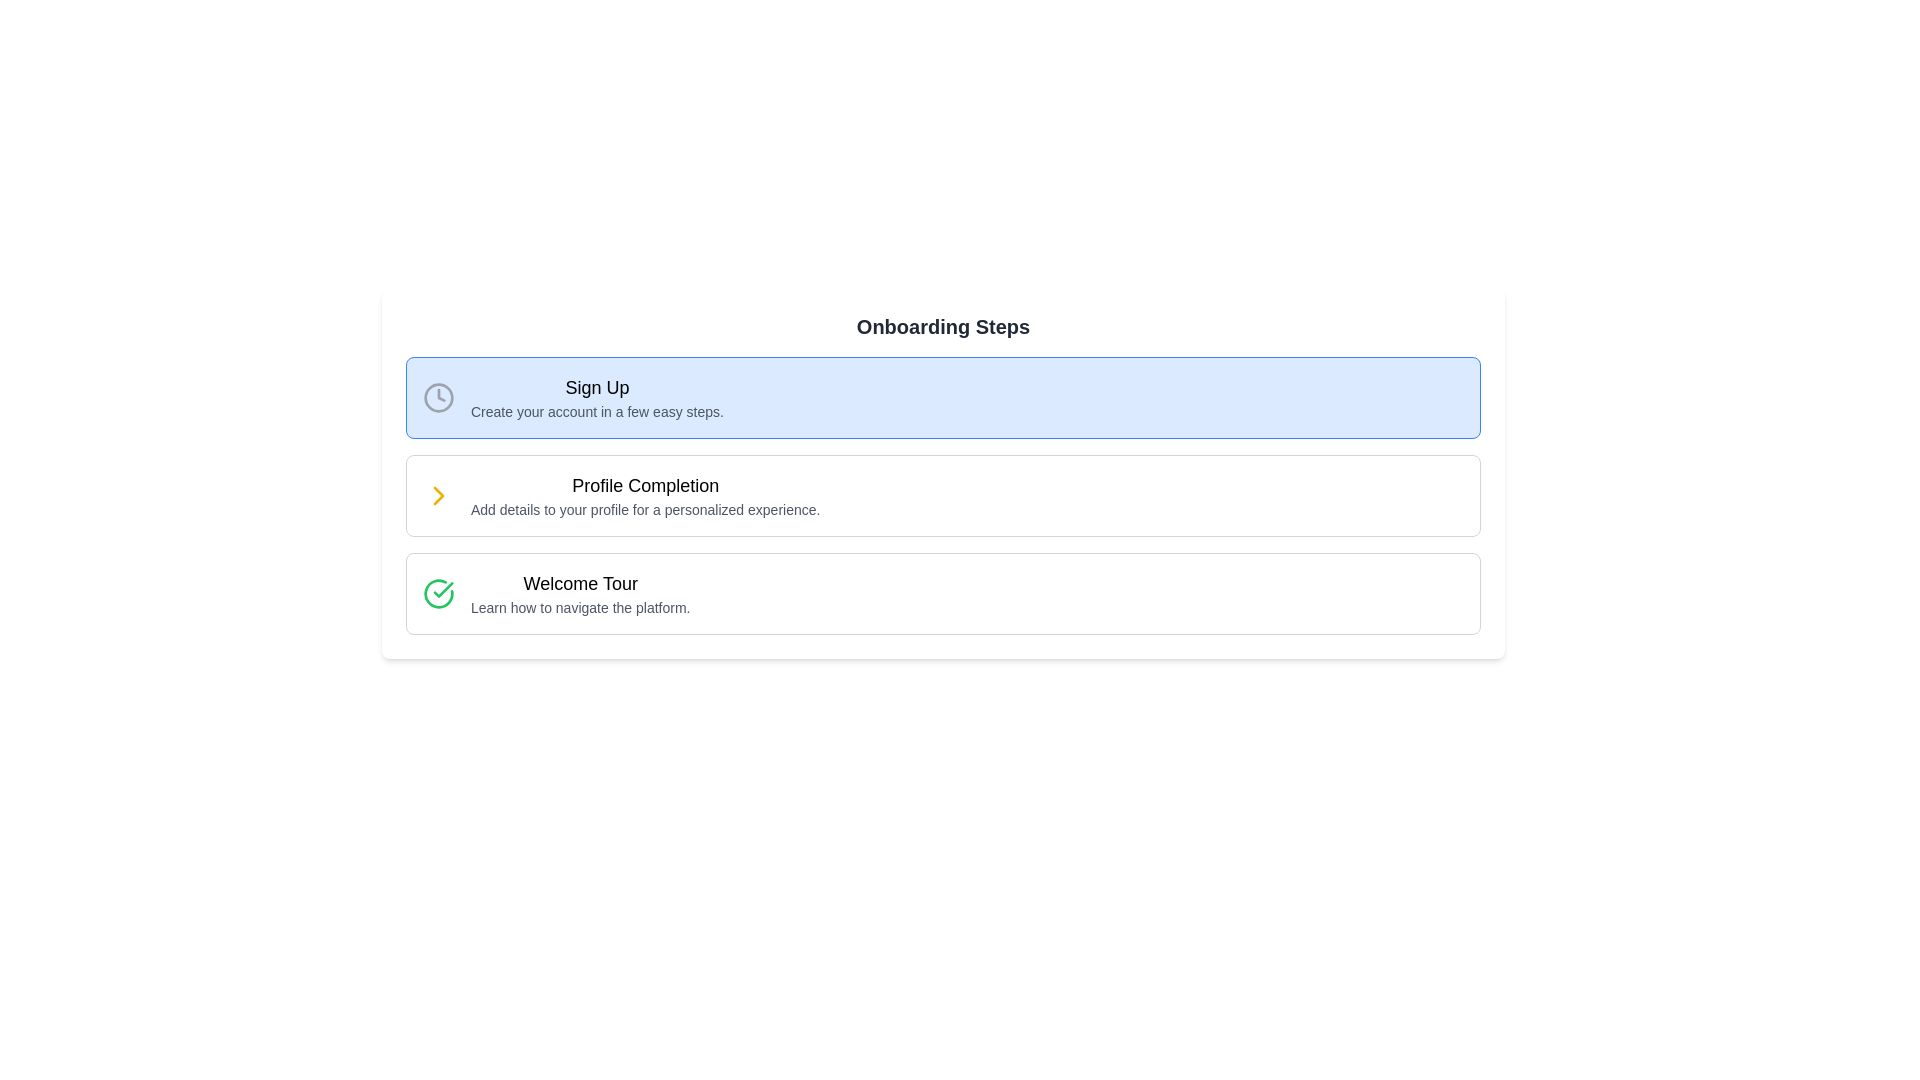 This screenshot has width=1920, height=1080. Describe the element at coordinates (579, 607) in the screenshot. I see `descriptive text label located directly below the 'Welcome Tour' text, which provides supplementary instructions about the feature` at that location.